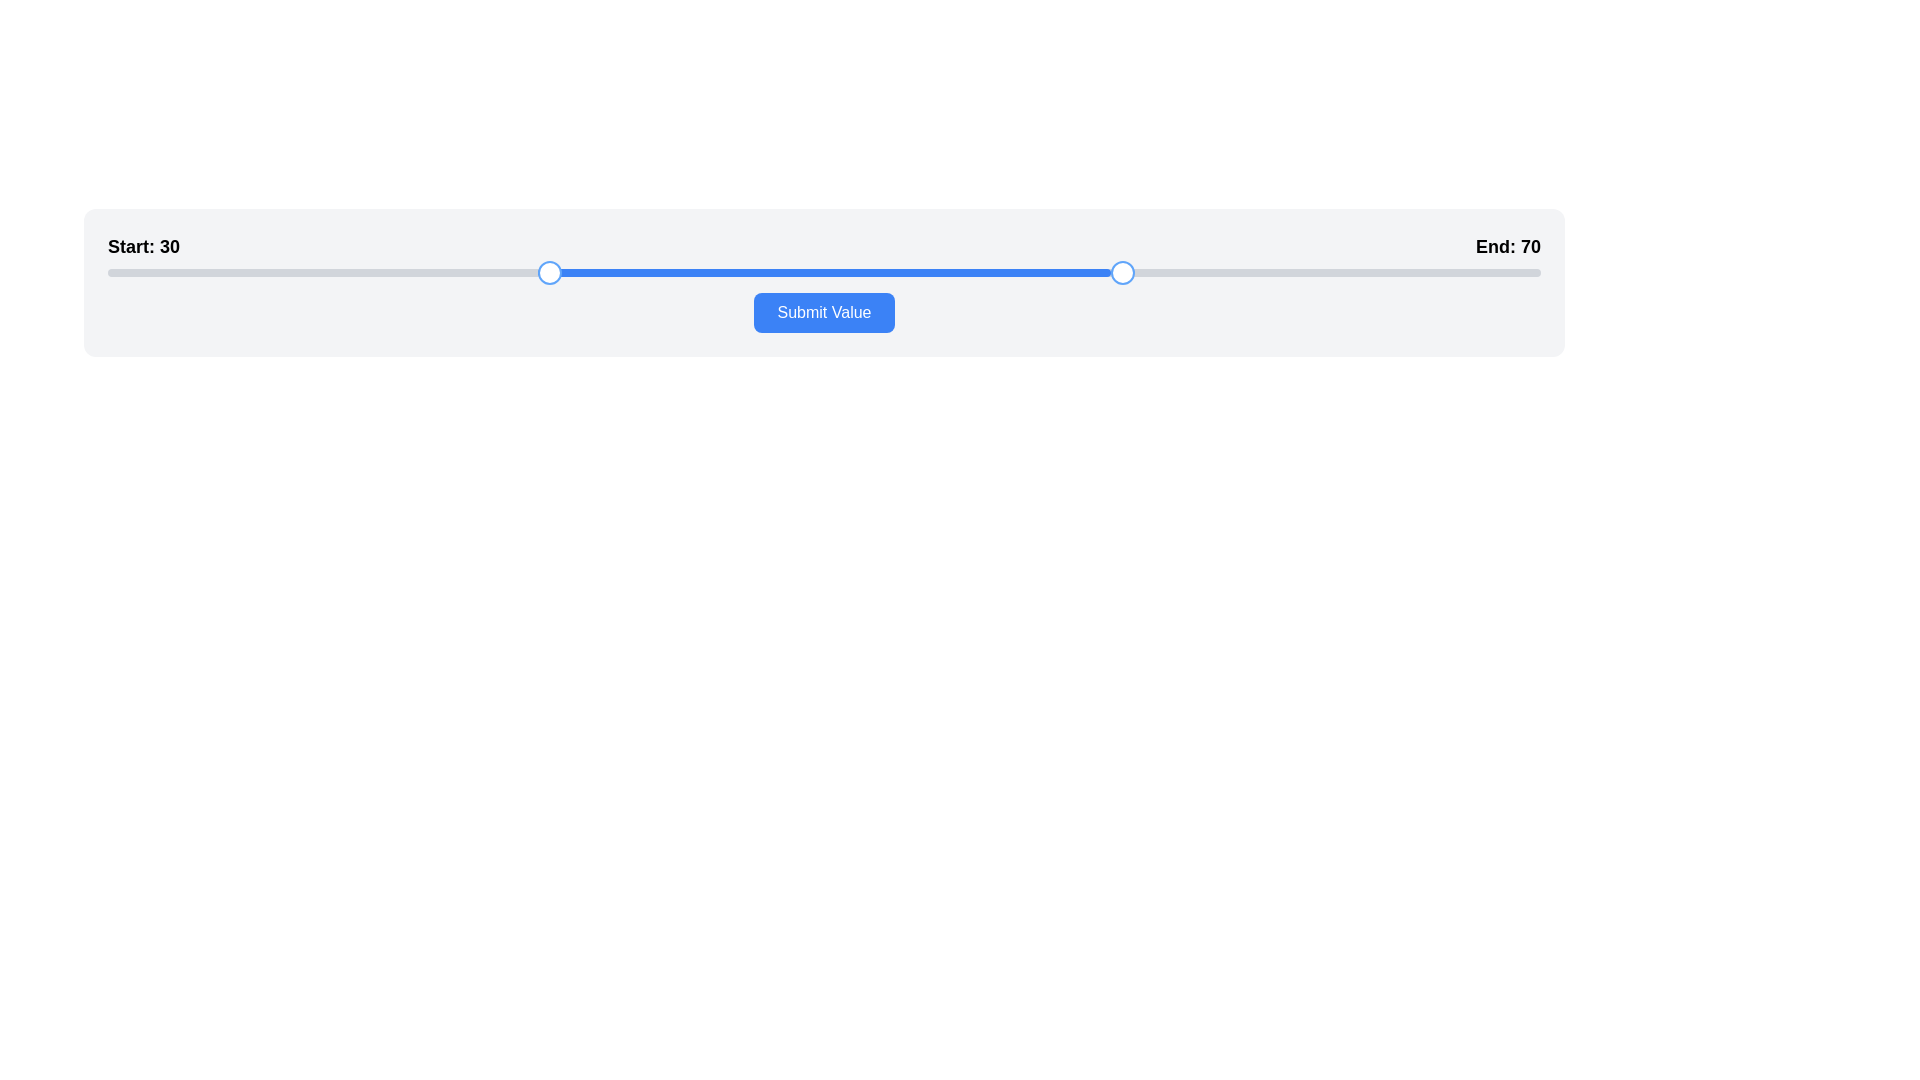 The width and height of the screenshot is (1920, 1080). I want to click on slider position, so click(574, 273).